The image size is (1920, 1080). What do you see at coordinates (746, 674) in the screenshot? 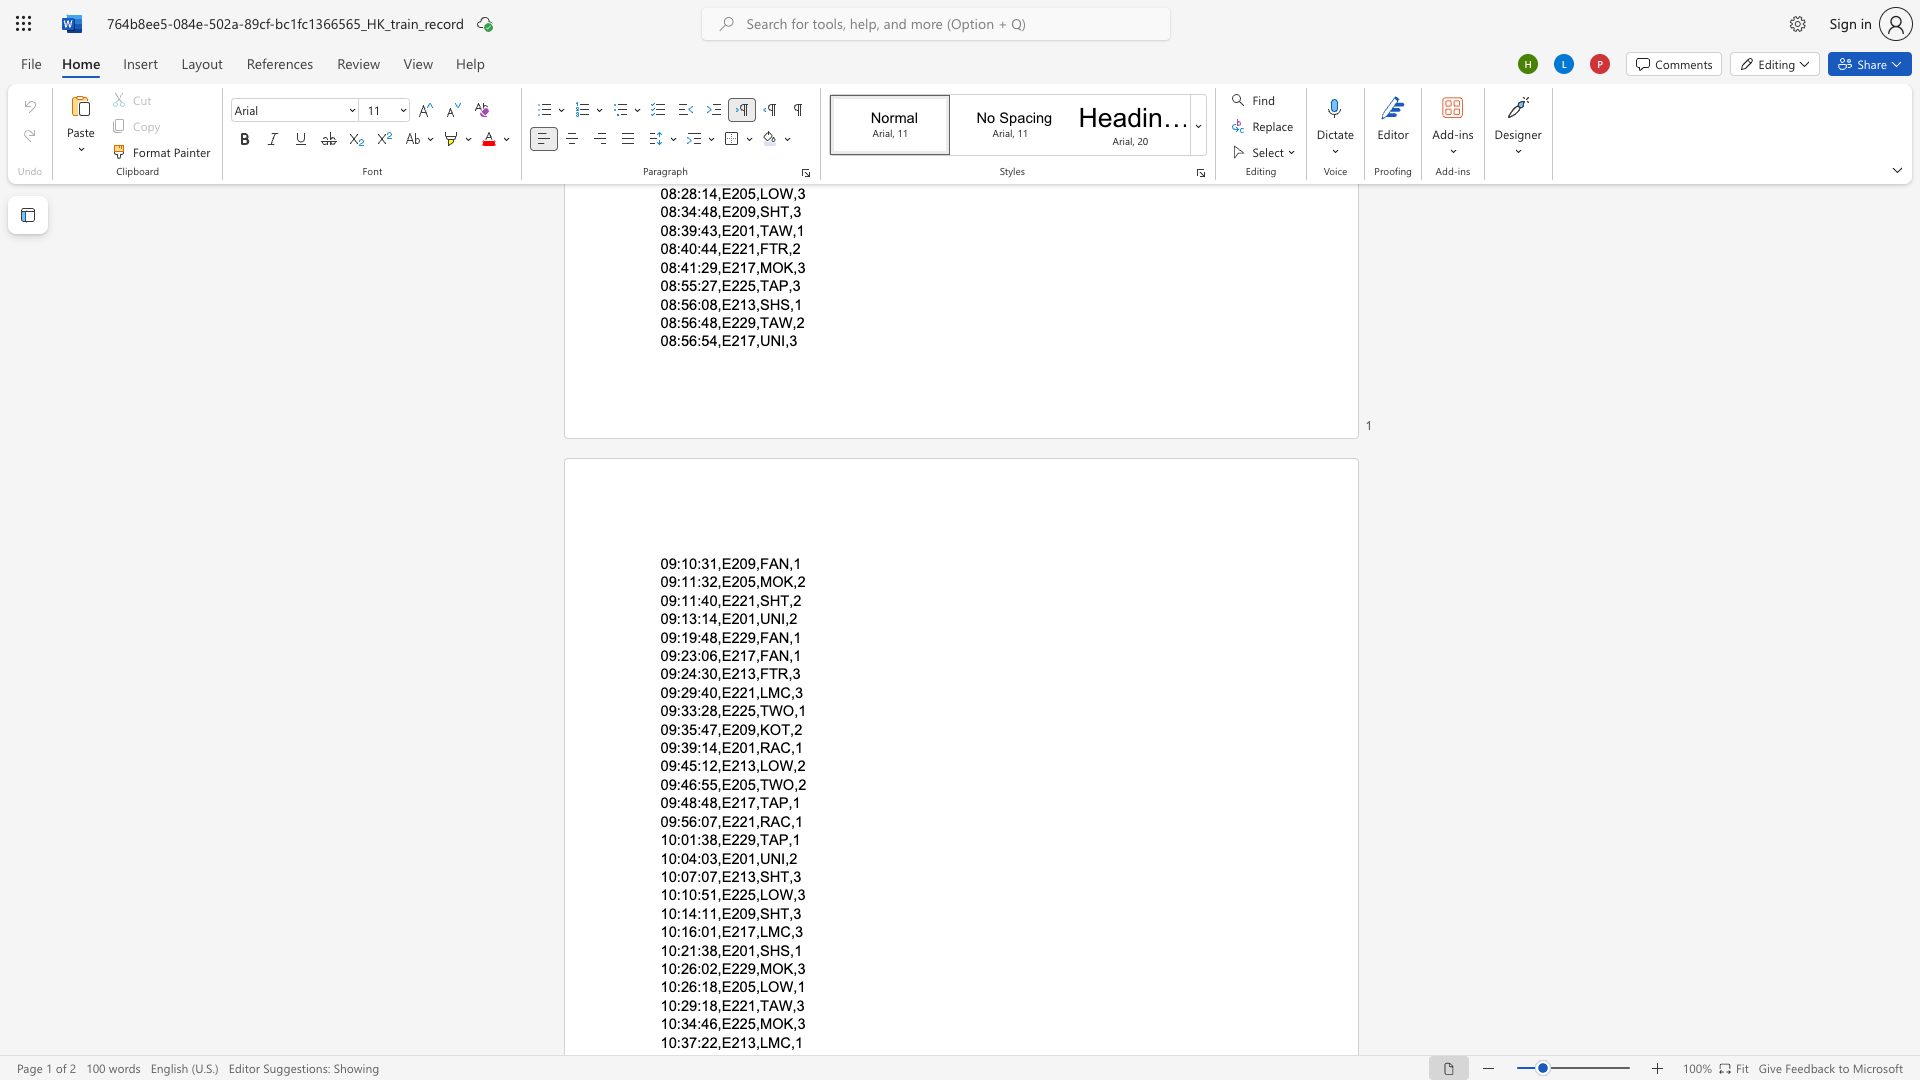
I see `the subset text "3,FTR,3" within the text "09:24:30,E213,FTR,3"` at bounding box center [746, 674].